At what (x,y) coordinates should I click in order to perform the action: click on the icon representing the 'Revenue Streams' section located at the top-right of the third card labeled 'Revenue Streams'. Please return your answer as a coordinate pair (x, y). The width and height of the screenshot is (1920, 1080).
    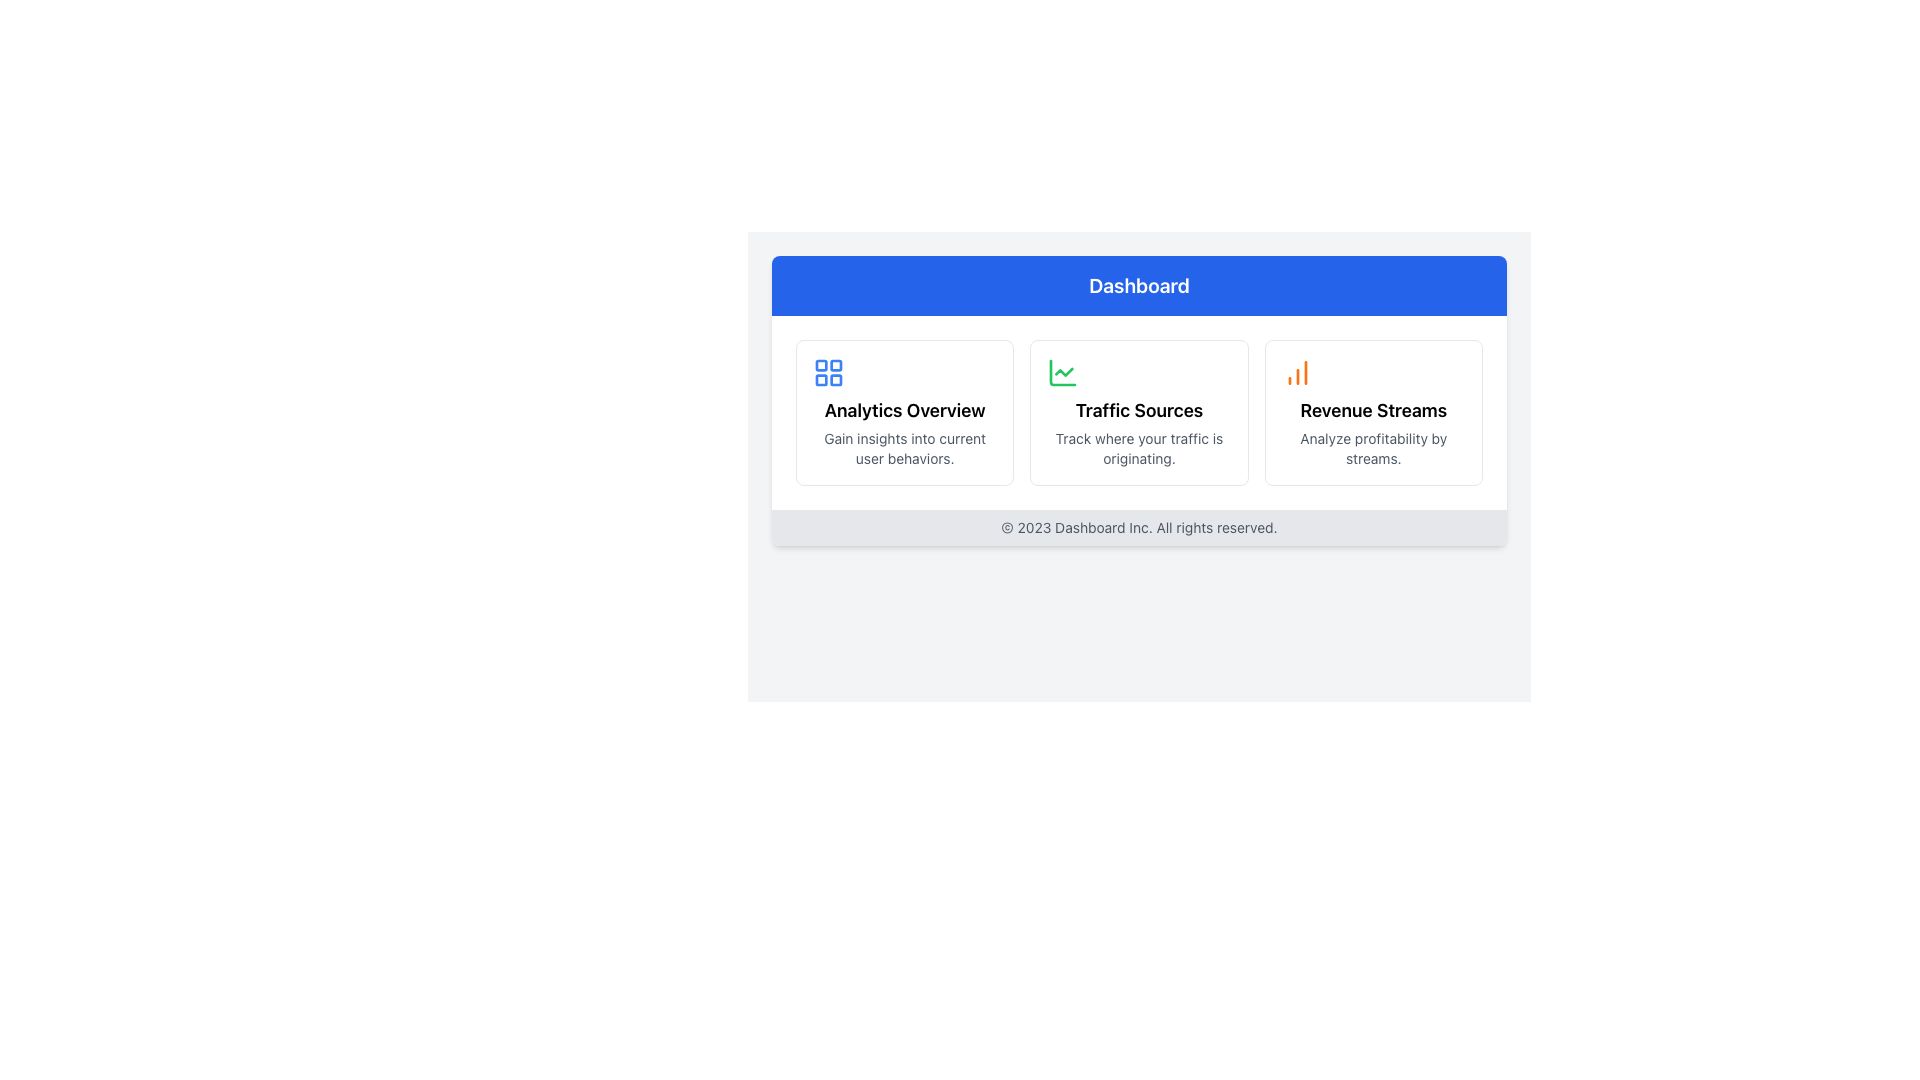
    Looking at the image, I should click on (1297, 373).